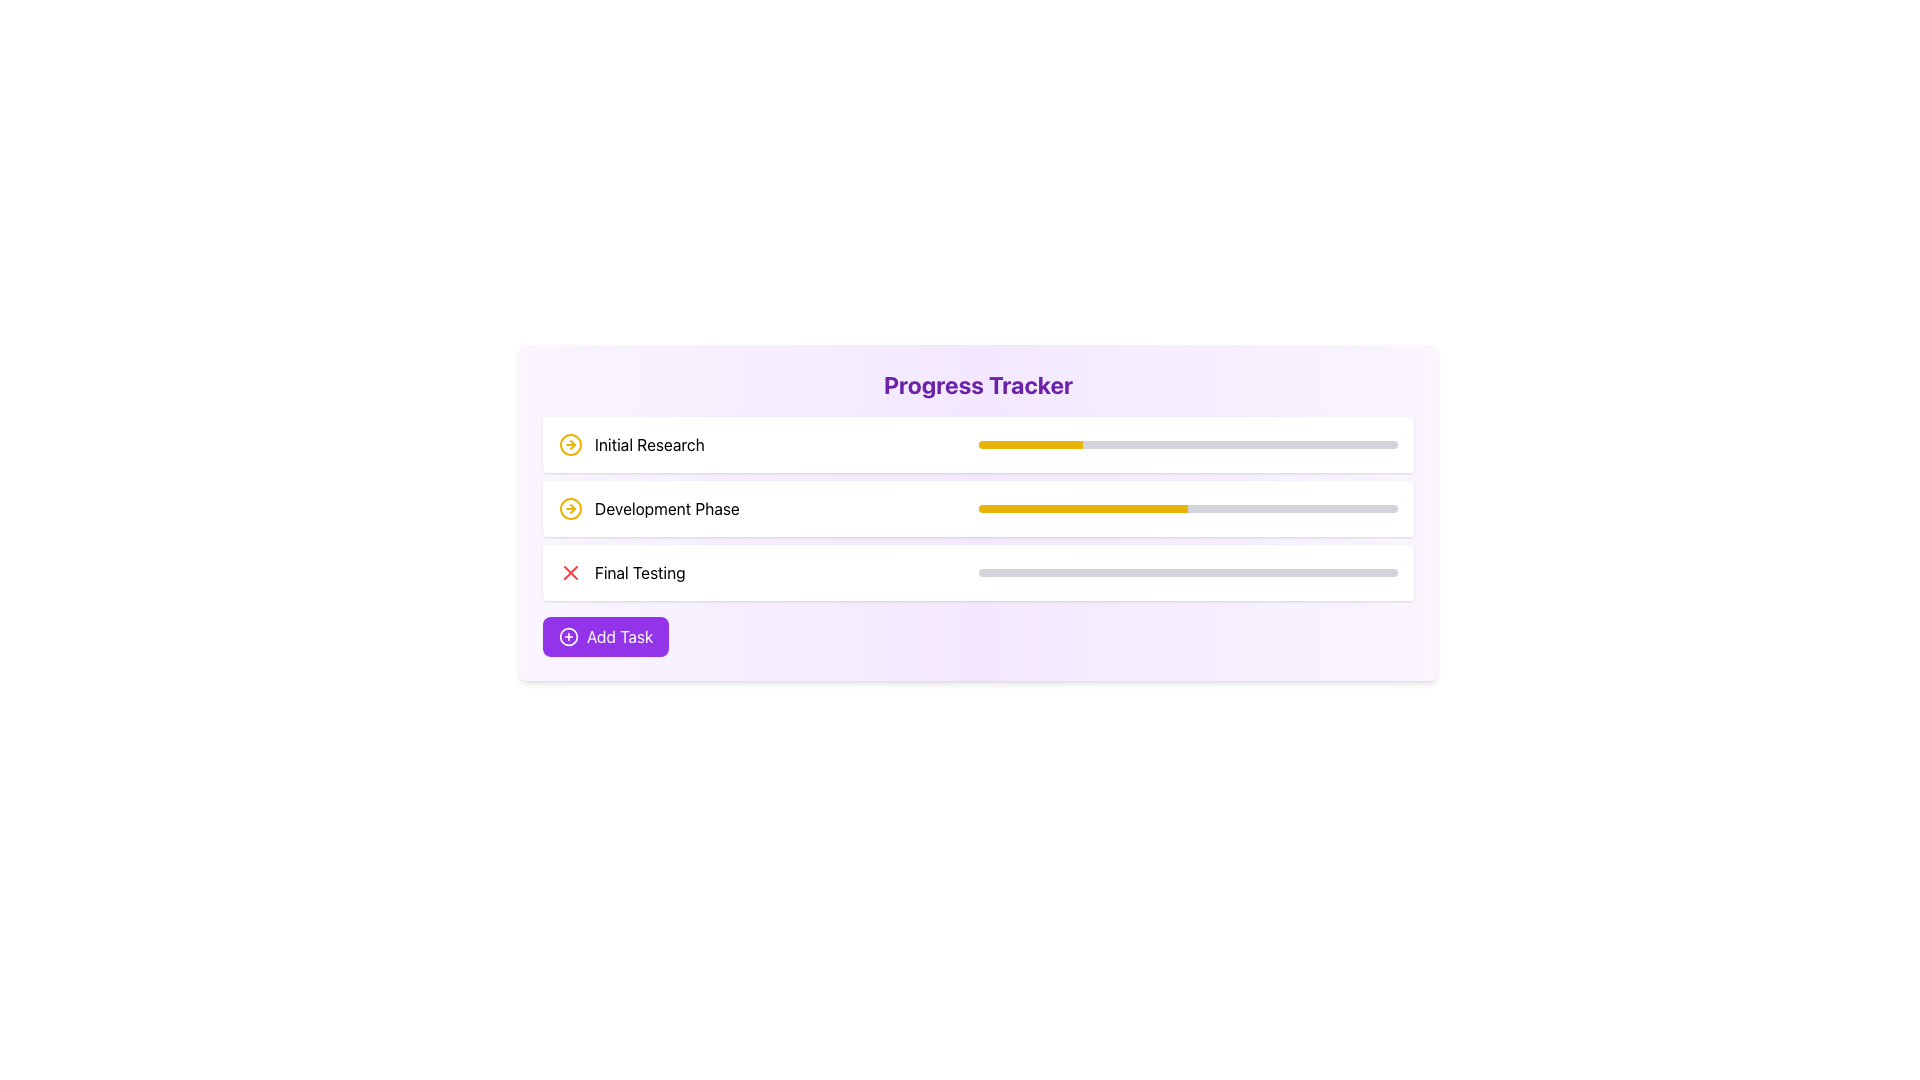 The width and height of the screenshot is (1920, 1080). I want to click on the second task labeled within the 'Progress Tracker' interface, which is positioned between 'Initial Research' and 'Final Testing', so click(649, 508).